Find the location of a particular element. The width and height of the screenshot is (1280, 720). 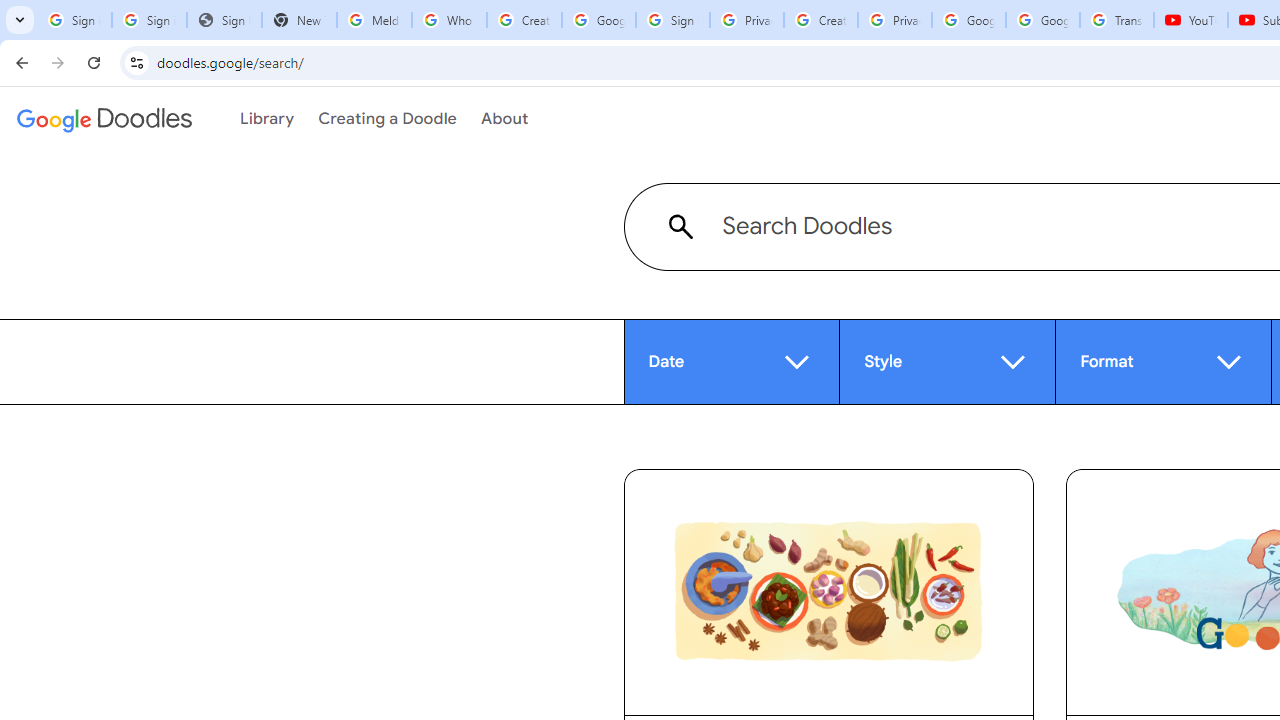

'Sign in - Google Accounts' is located at coordinates (673, 20).